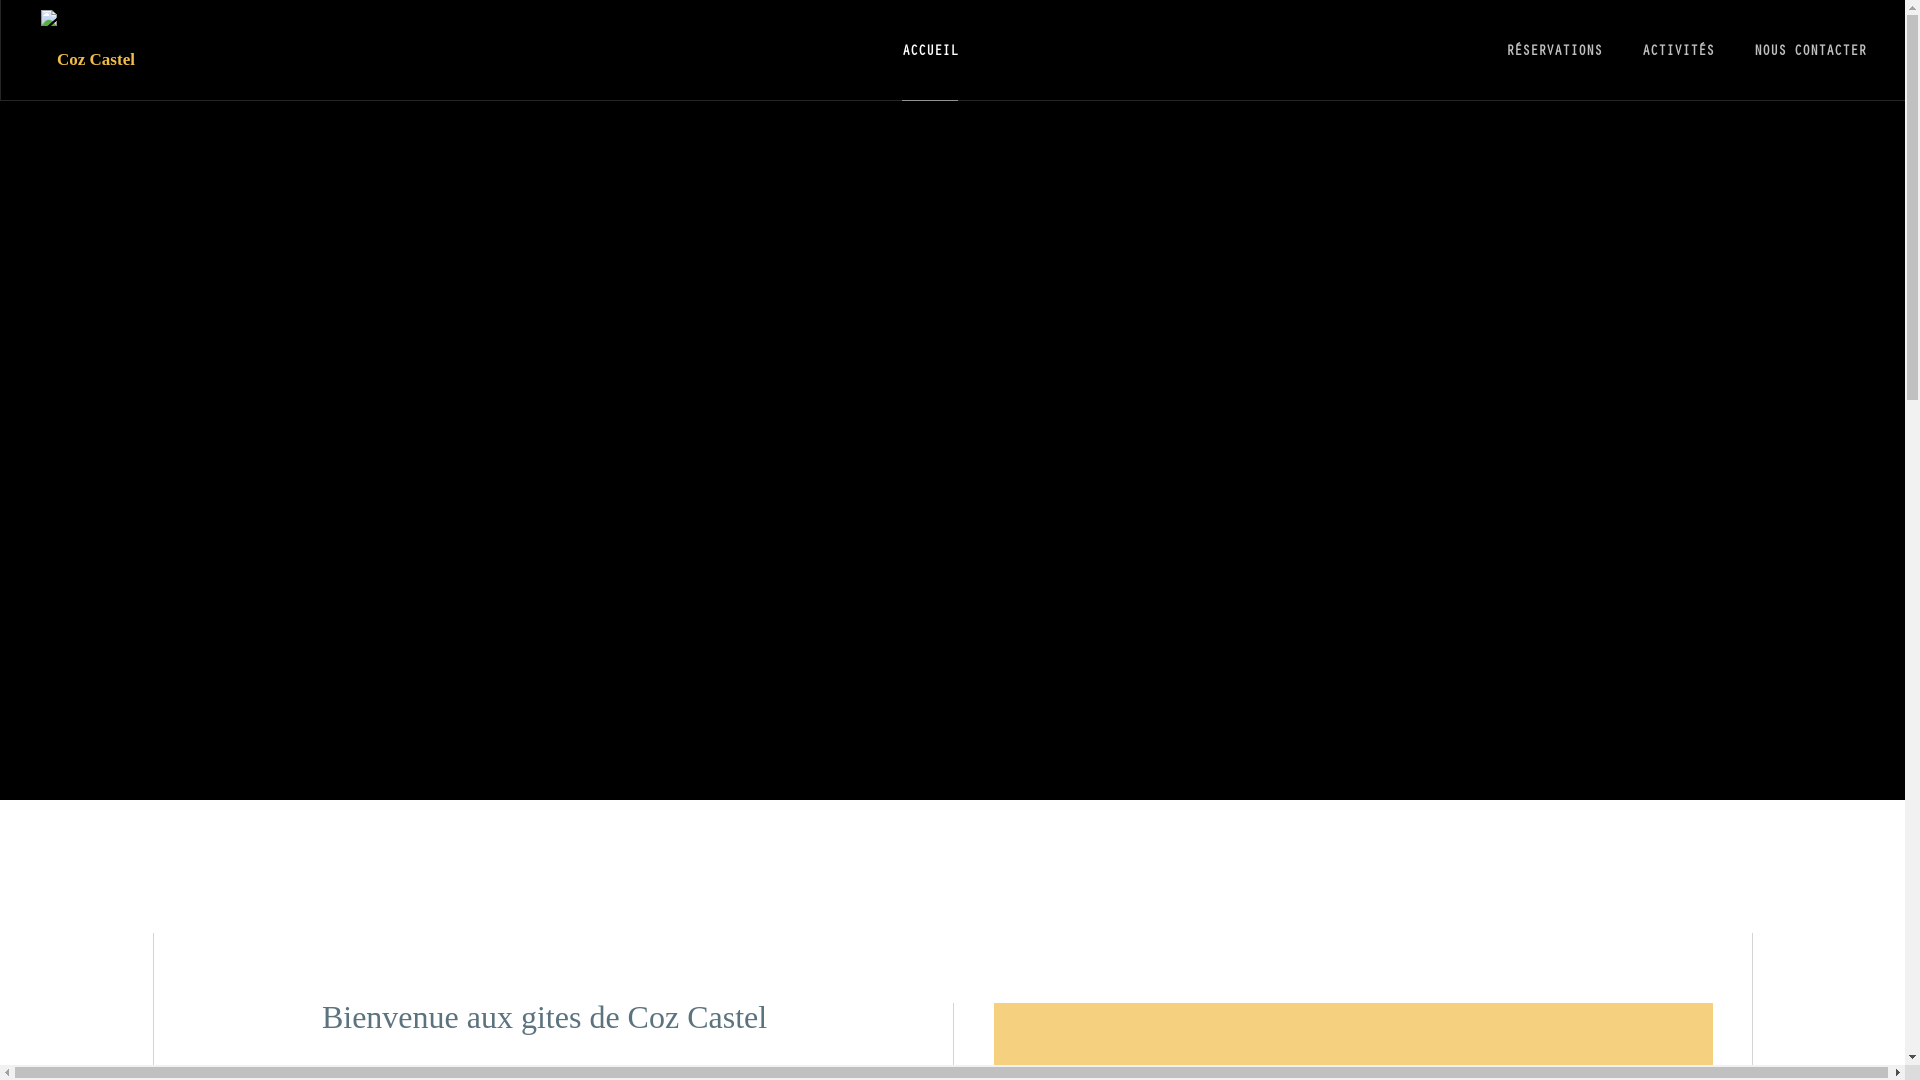 This screenshot has height=1080, width=1920. I want to click on 'ACCUEIL', so click(901, 49).